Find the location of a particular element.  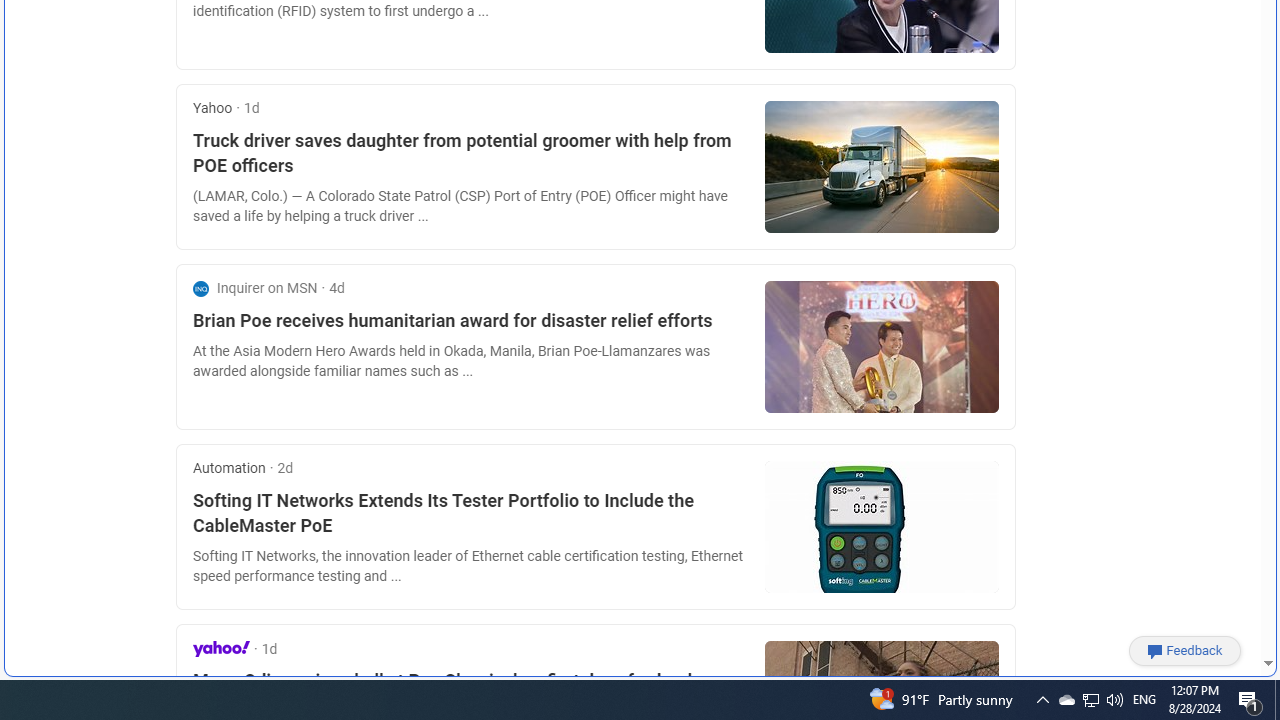

'Search news from Automation' is located at coordinates (229, 468).